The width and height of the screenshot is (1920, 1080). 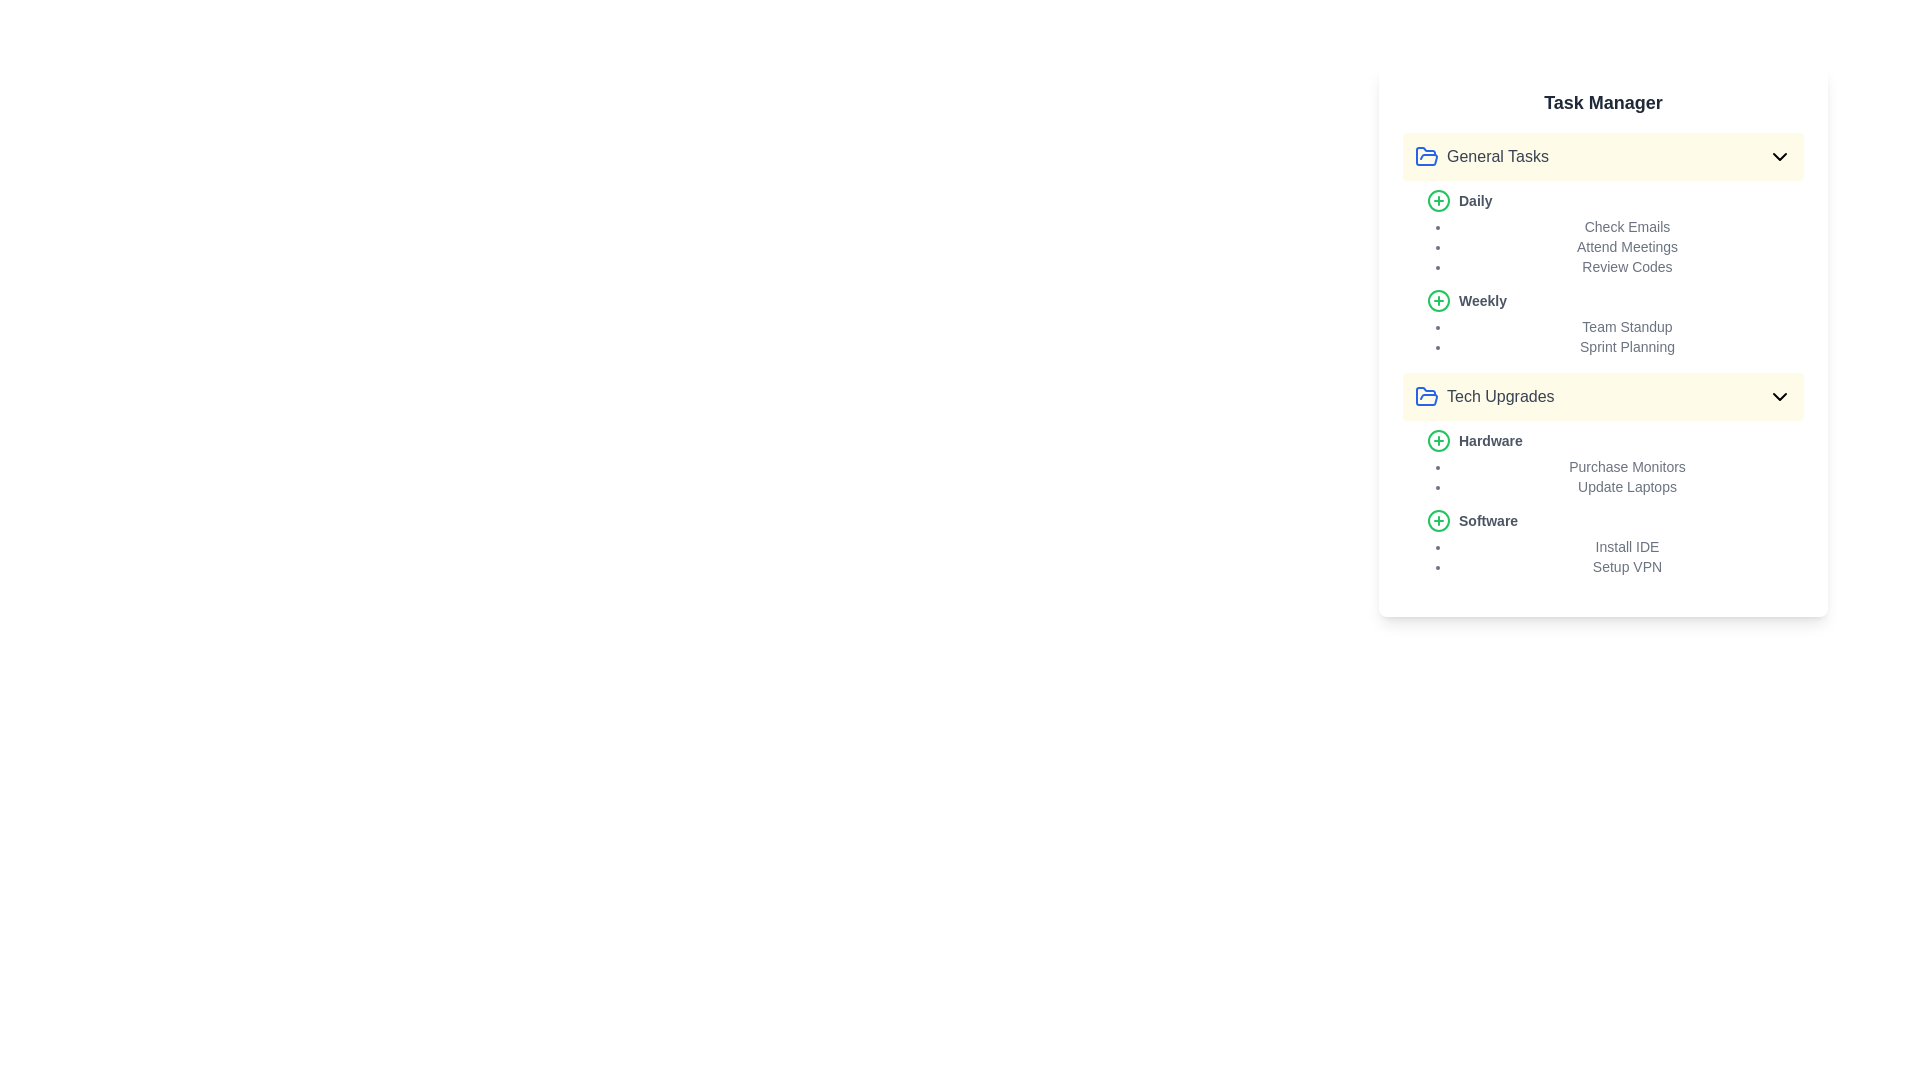 What do you see at coordinates (1438, 519) in the screenshot?
I see `the circular green outlined icon with a green plus symbol located next to the 'Software' label in the 'Tech Upgrades' section` at bounding box center [1438, 519].